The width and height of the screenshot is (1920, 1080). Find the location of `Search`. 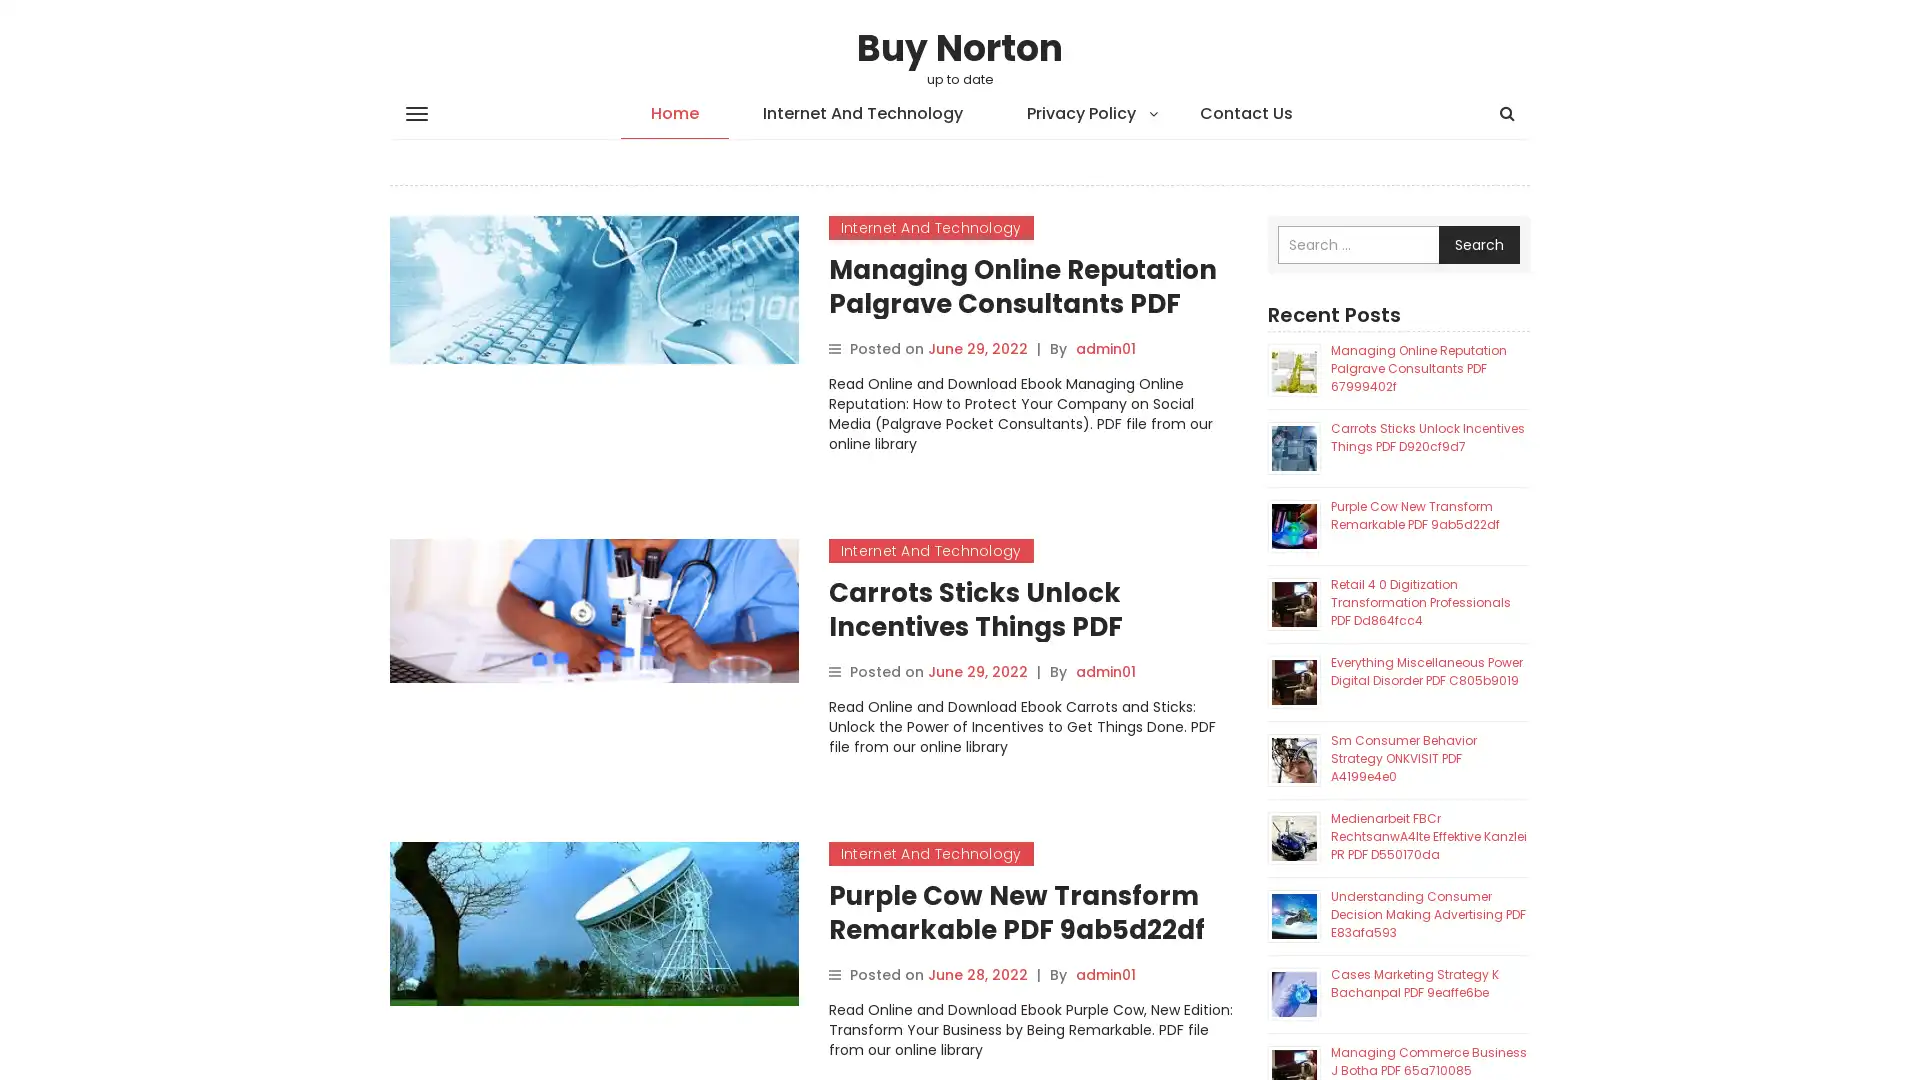

Search is located at coordinates (1479, 244).